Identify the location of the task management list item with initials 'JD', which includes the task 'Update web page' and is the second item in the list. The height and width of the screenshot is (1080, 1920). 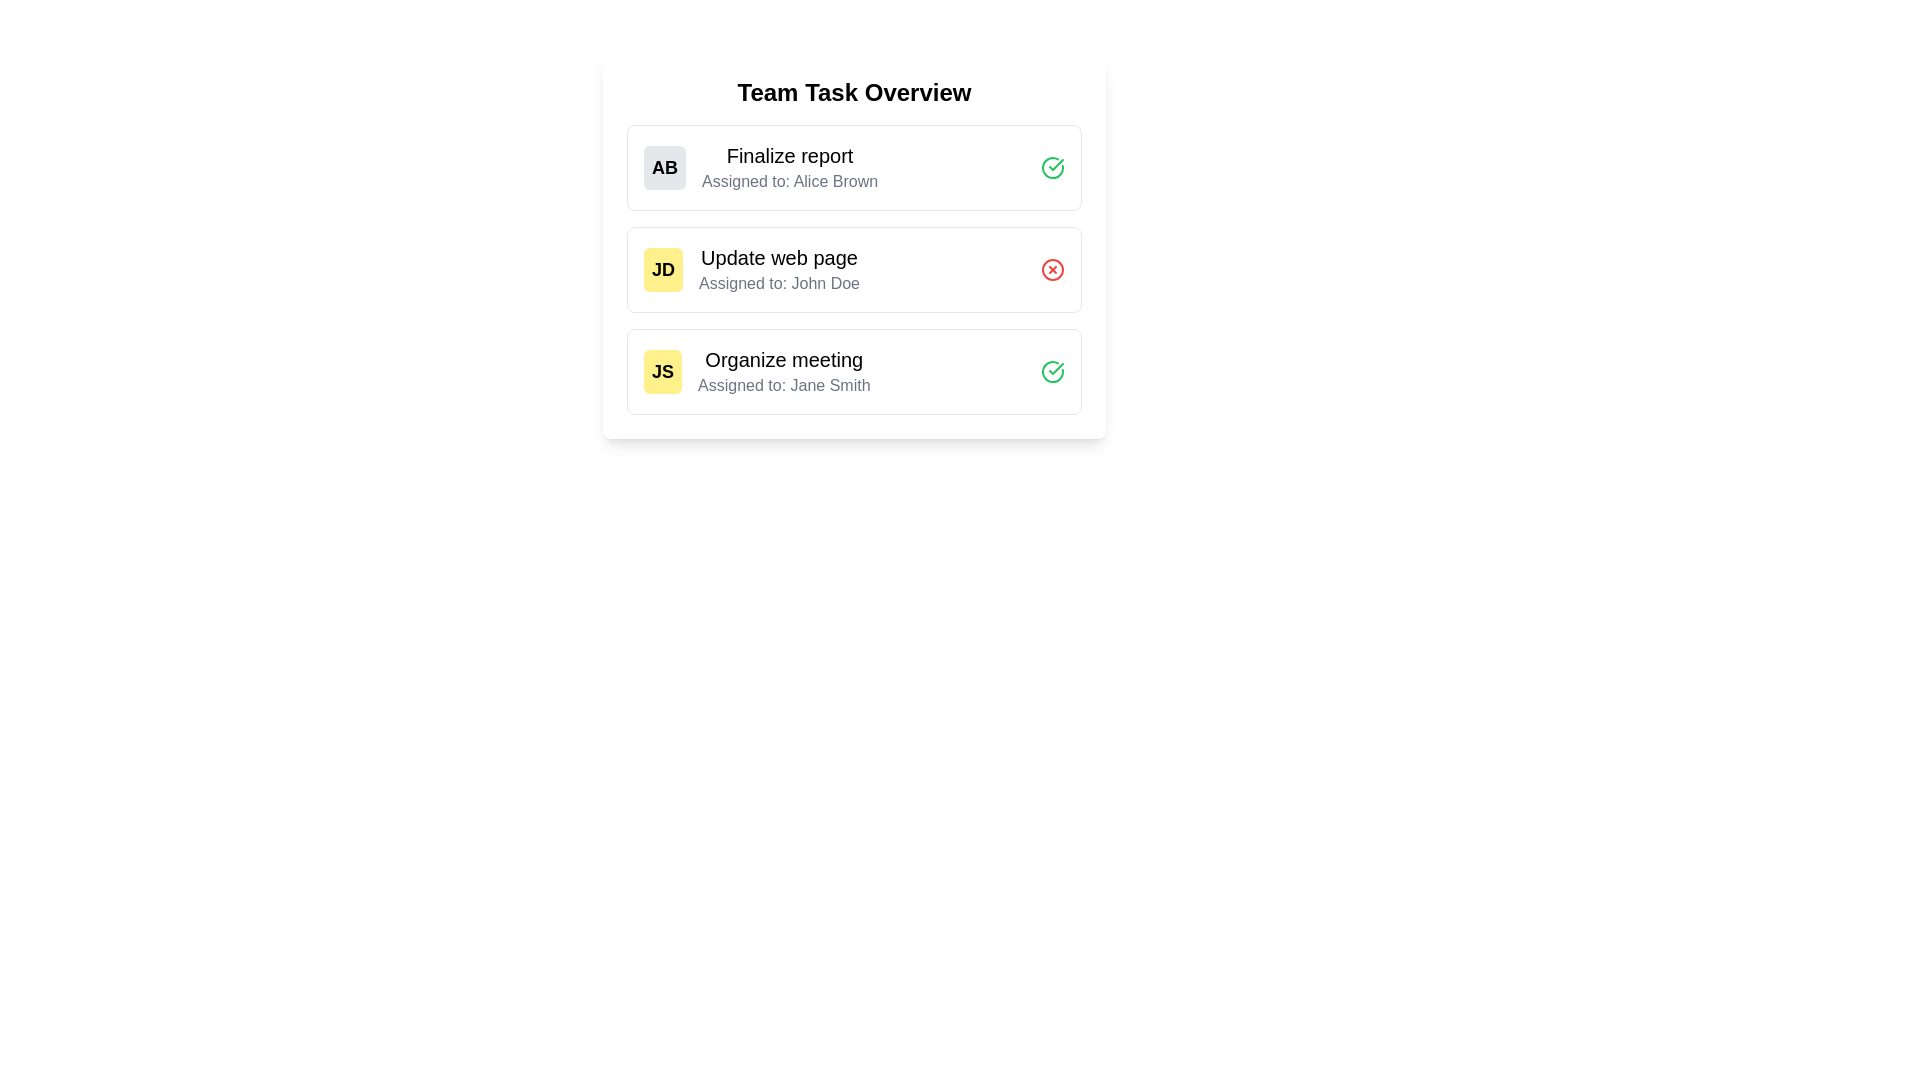
(751, 270).